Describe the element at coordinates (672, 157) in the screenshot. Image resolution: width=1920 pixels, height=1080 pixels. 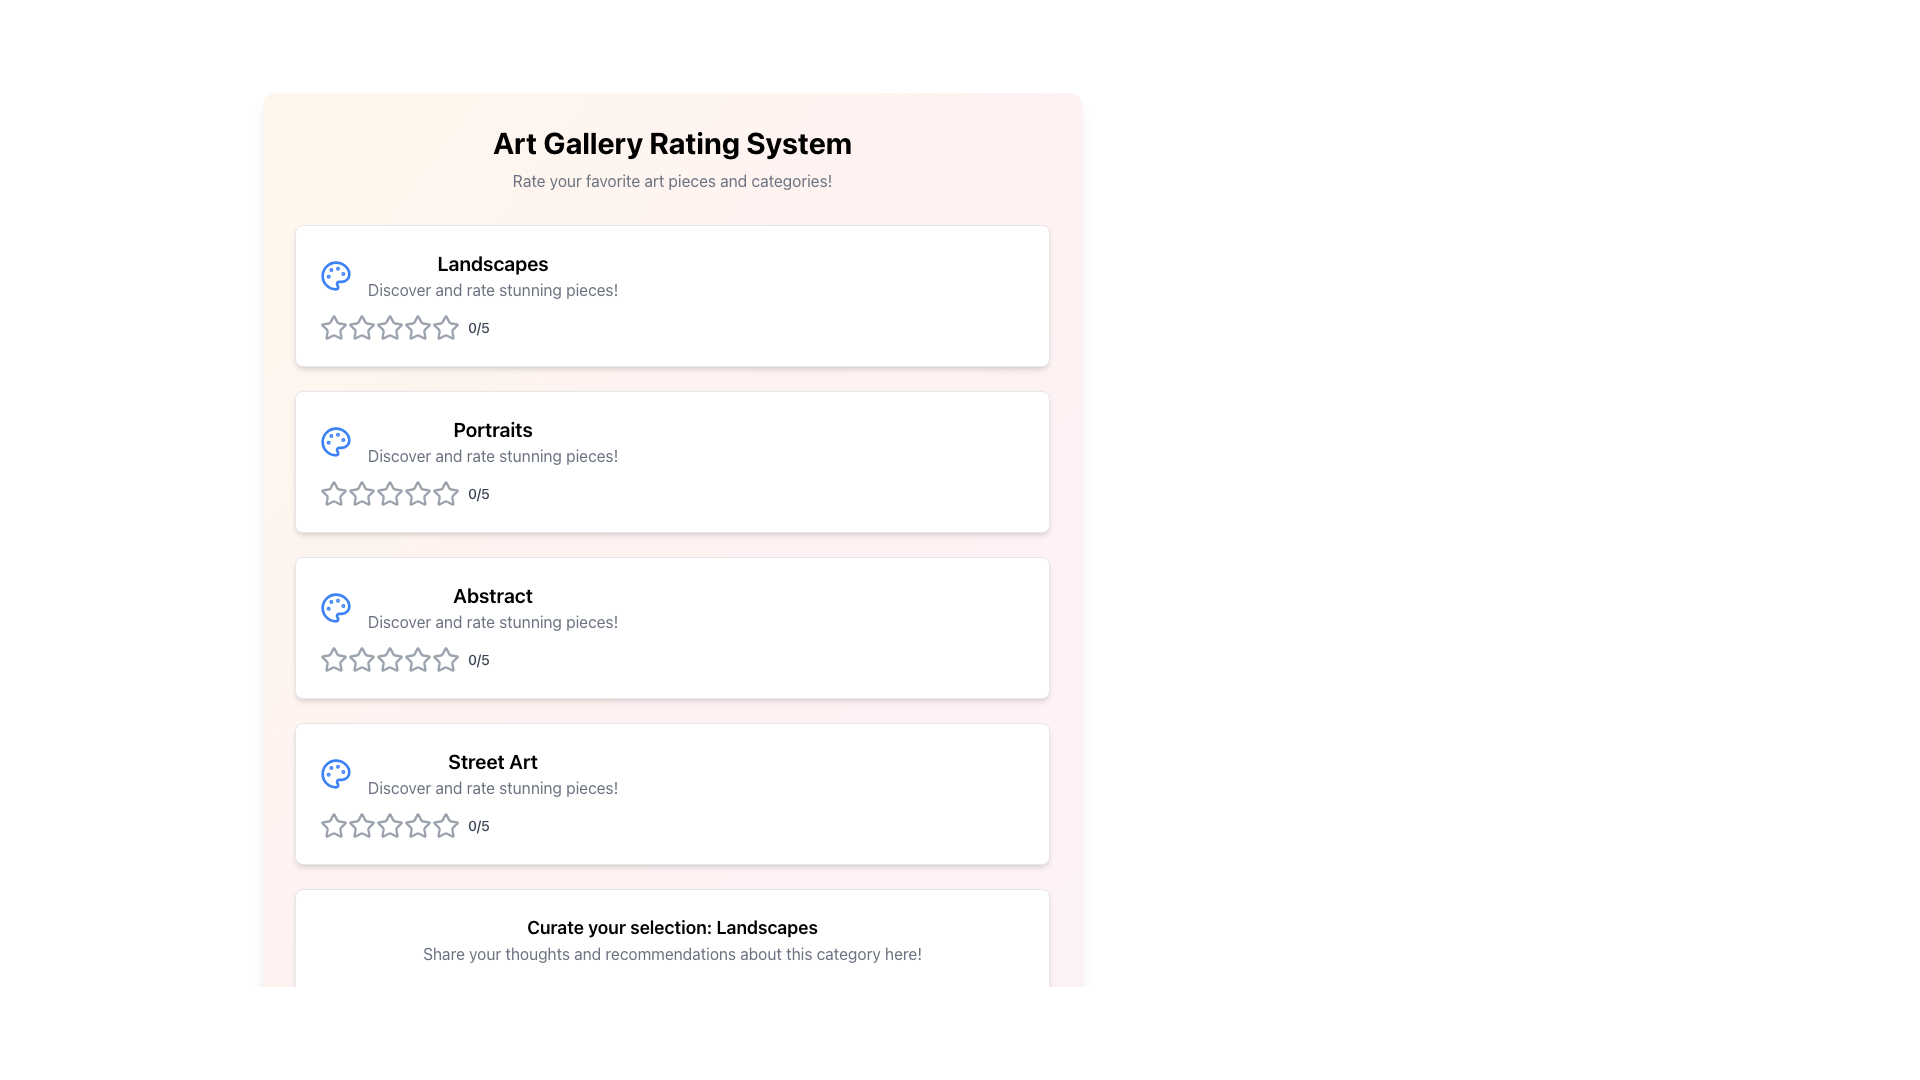
I see `the header and subtitle element that introduces the page's content about rating art pieces to focus on it` at that location.